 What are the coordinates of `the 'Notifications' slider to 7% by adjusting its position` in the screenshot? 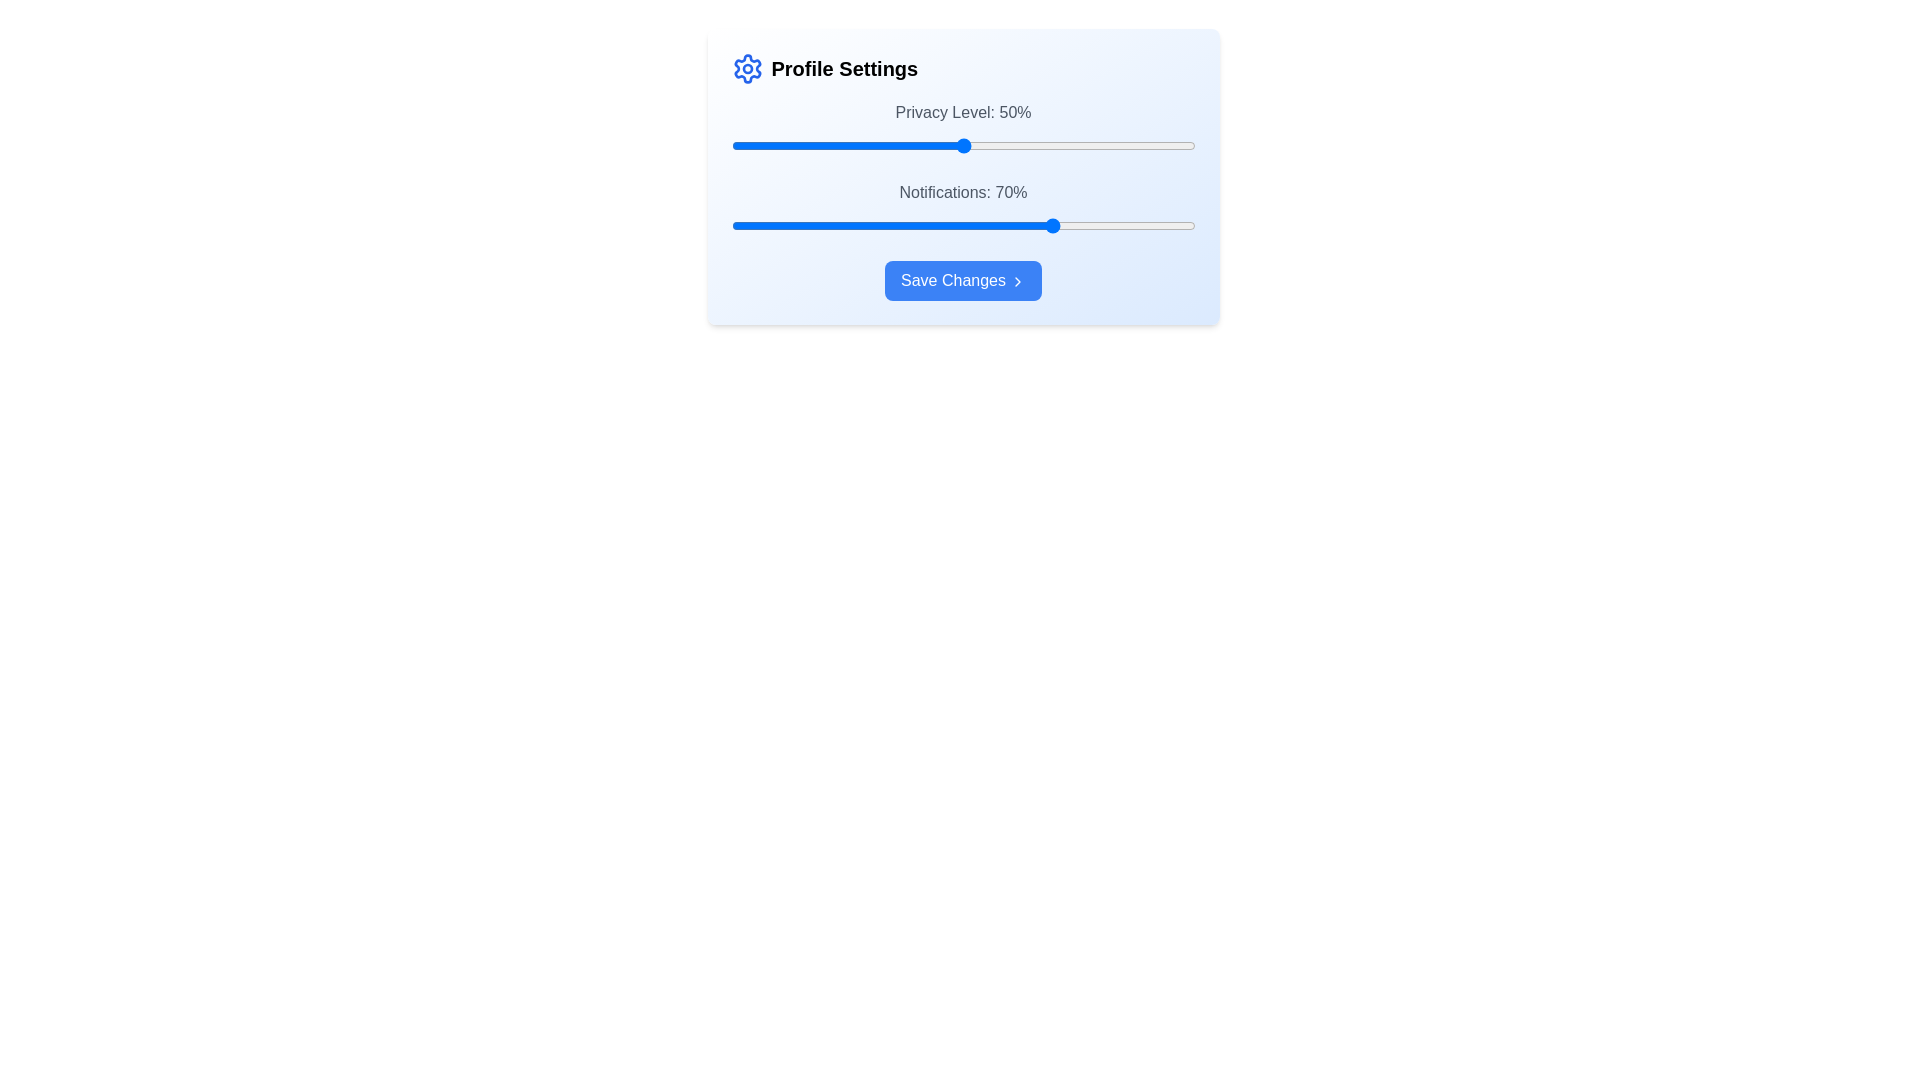 It's located at (762, 225).